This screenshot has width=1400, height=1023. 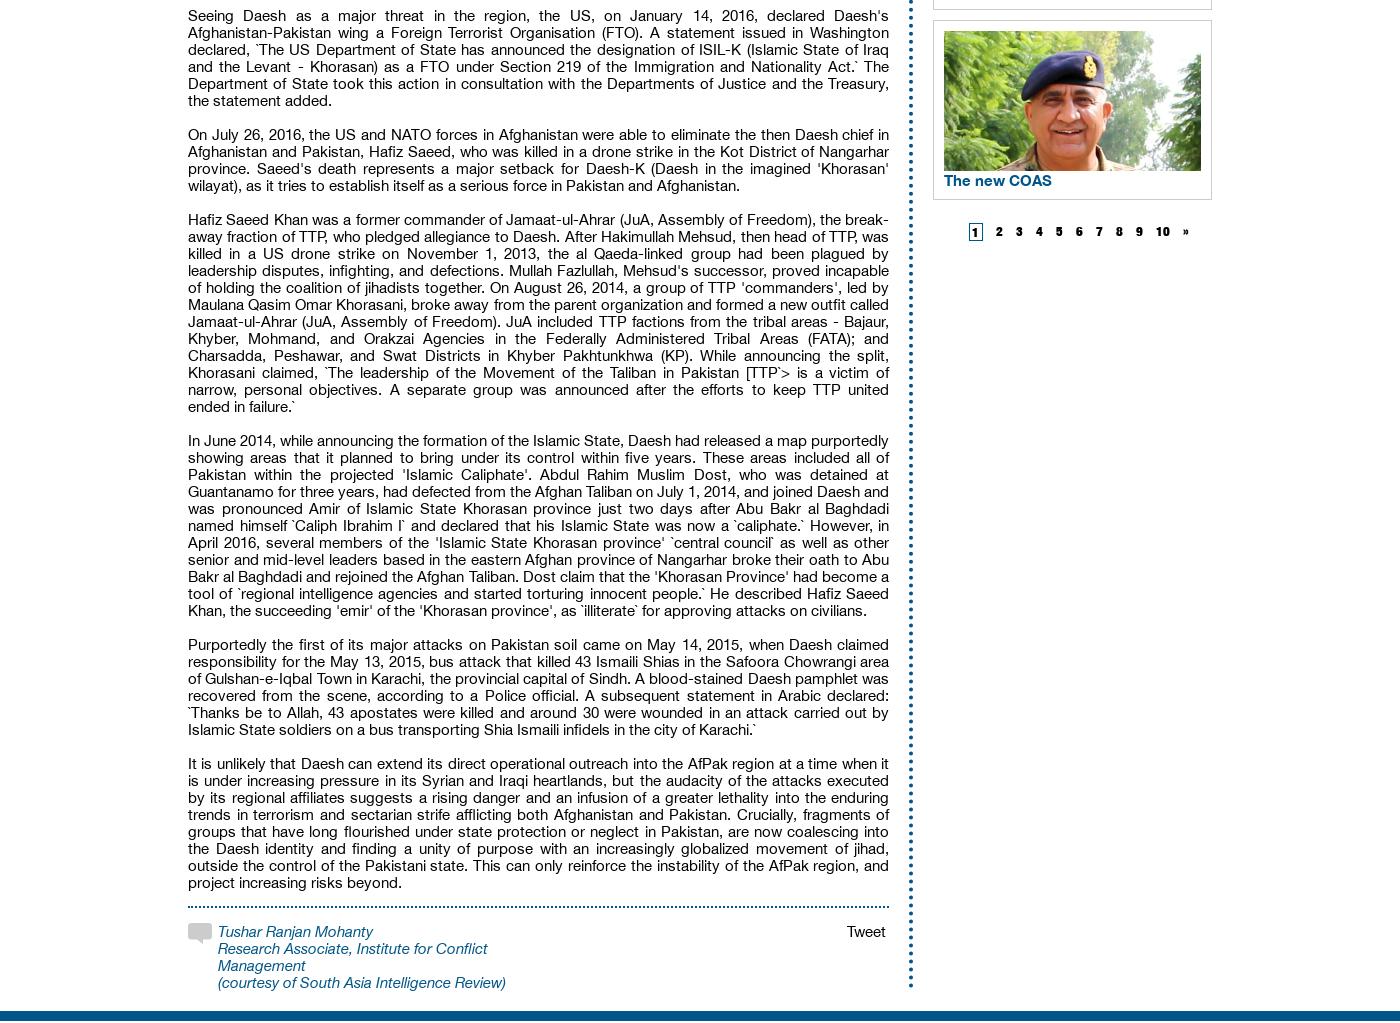 What do you see at coordinates (998, 179) in the screenshot?
I see `'The new COAS'` at bounding box center [998, 179].